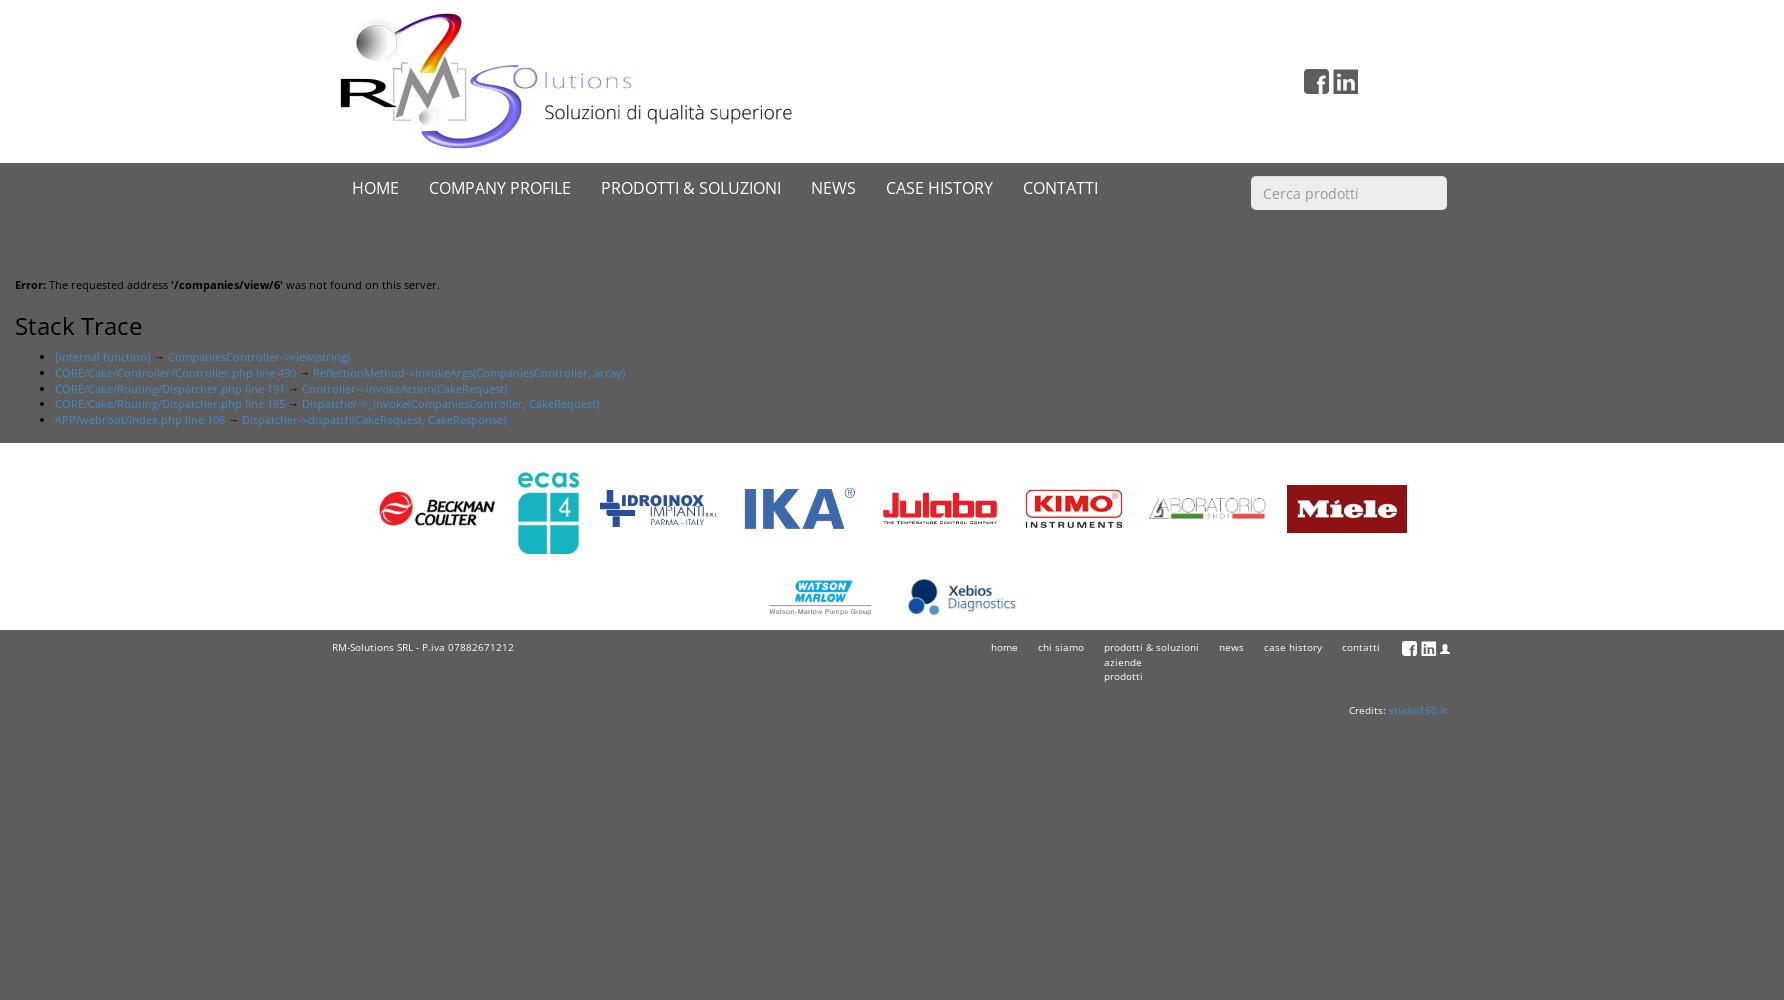 This screenshot has width=1784, height=1000. I want to click on 'CORE/Cake/Routing/Dispatcher.php line 191', so click(169, 387).